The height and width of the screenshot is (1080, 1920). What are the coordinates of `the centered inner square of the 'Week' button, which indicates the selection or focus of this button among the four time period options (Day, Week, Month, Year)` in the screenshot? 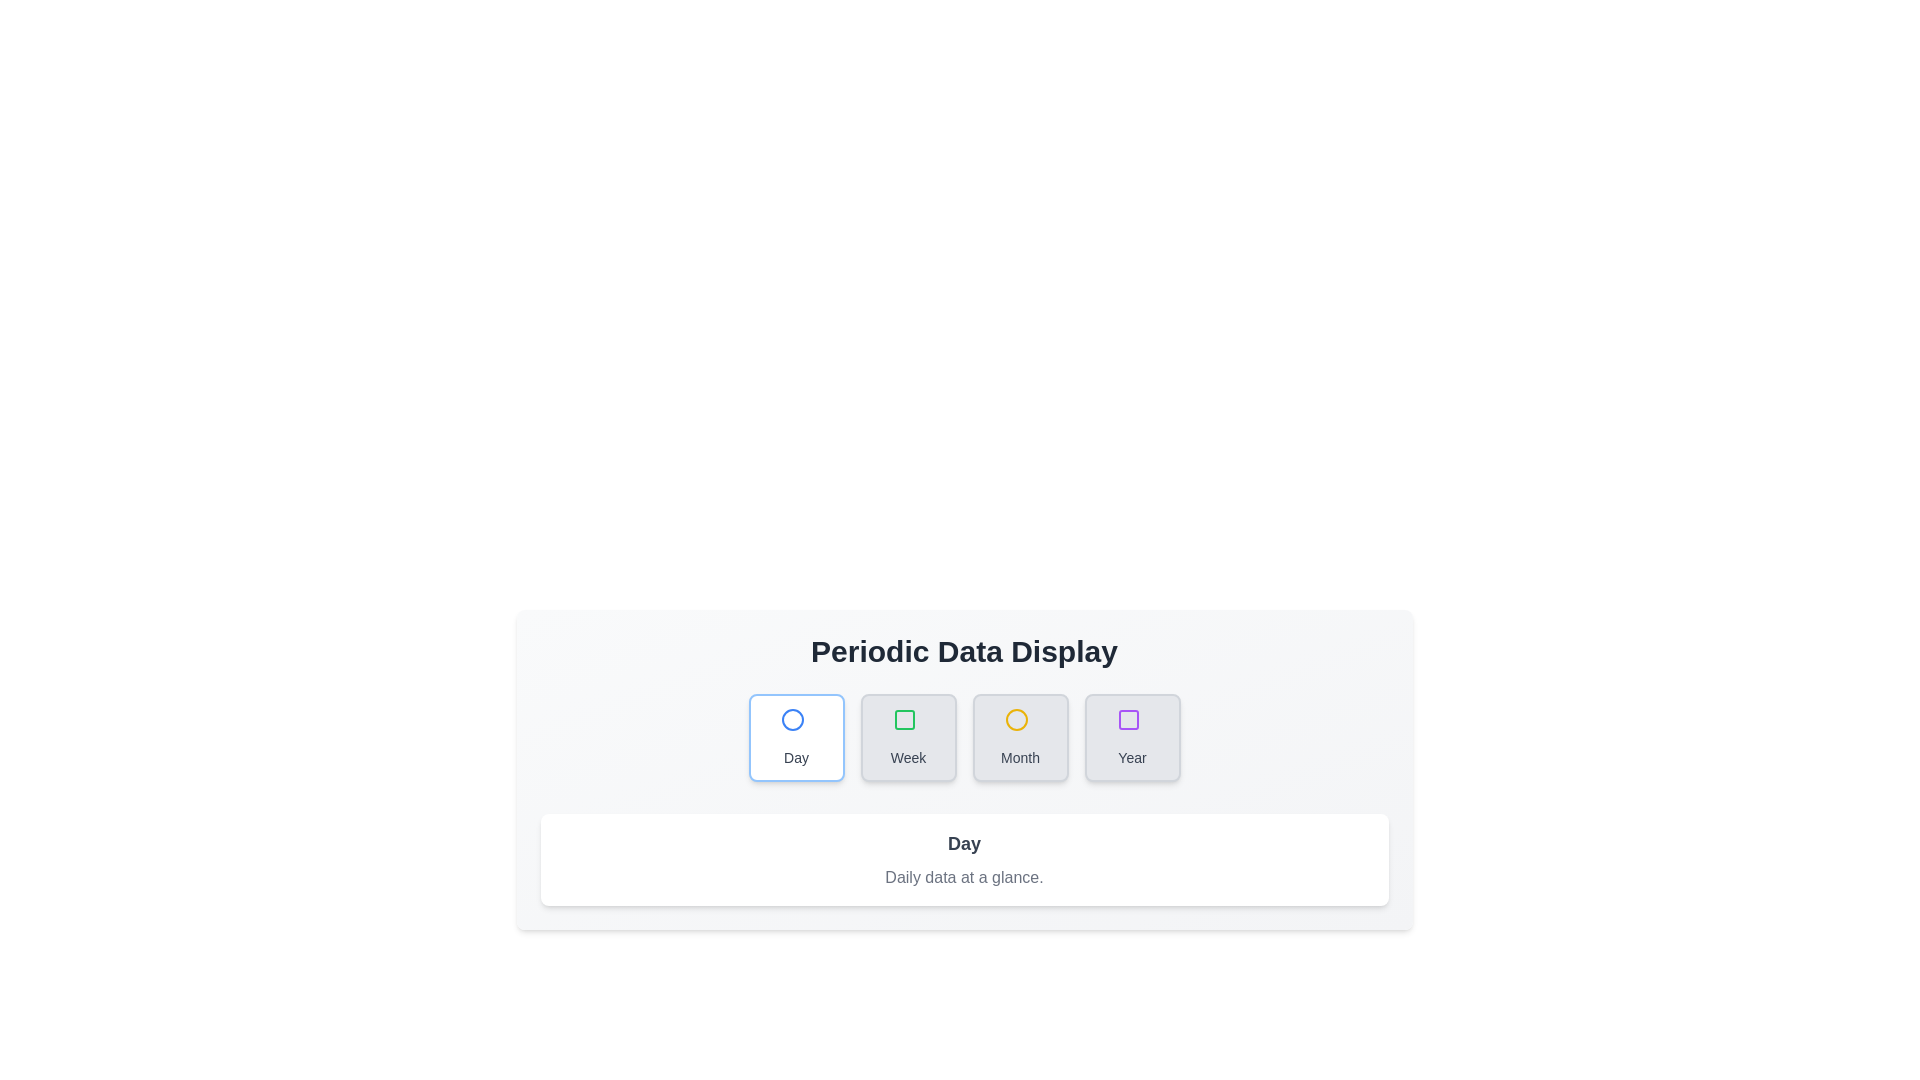 It's located at (903, 720).